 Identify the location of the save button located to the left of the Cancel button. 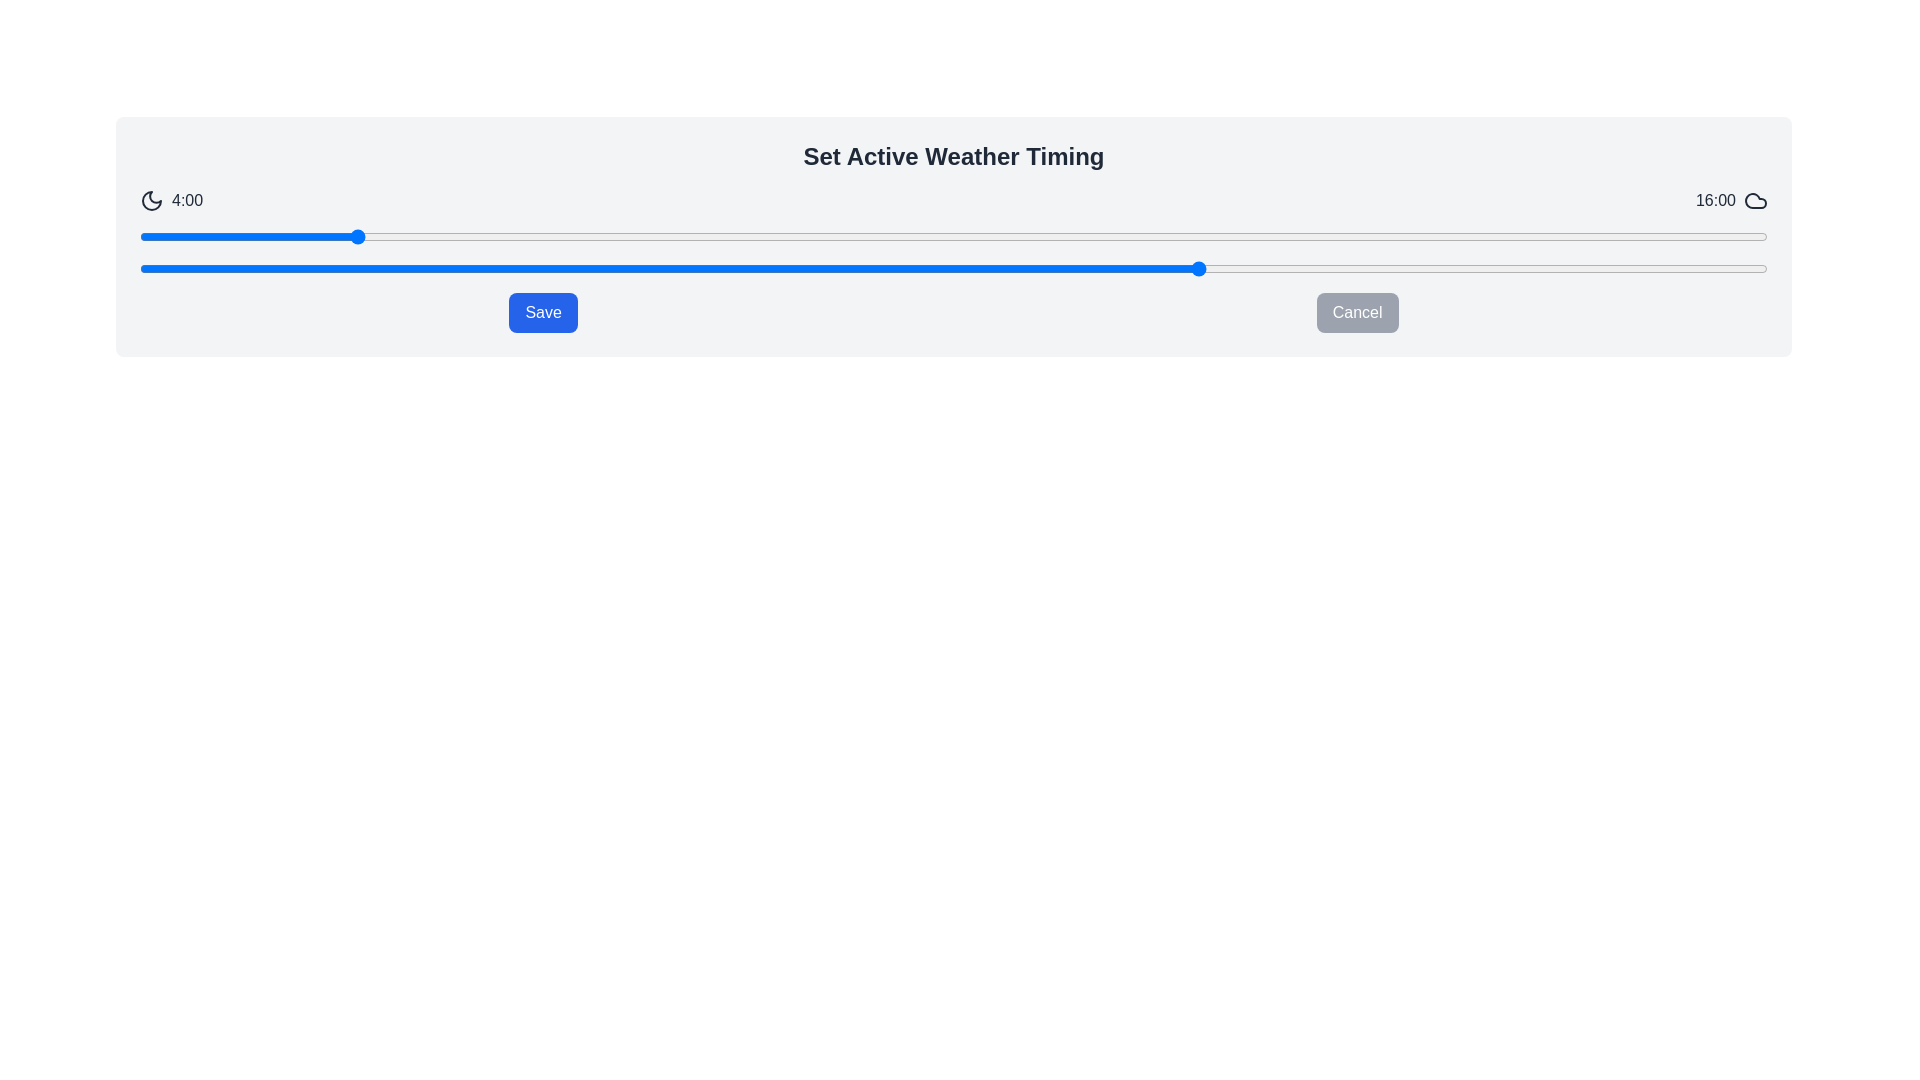
(543, 312).